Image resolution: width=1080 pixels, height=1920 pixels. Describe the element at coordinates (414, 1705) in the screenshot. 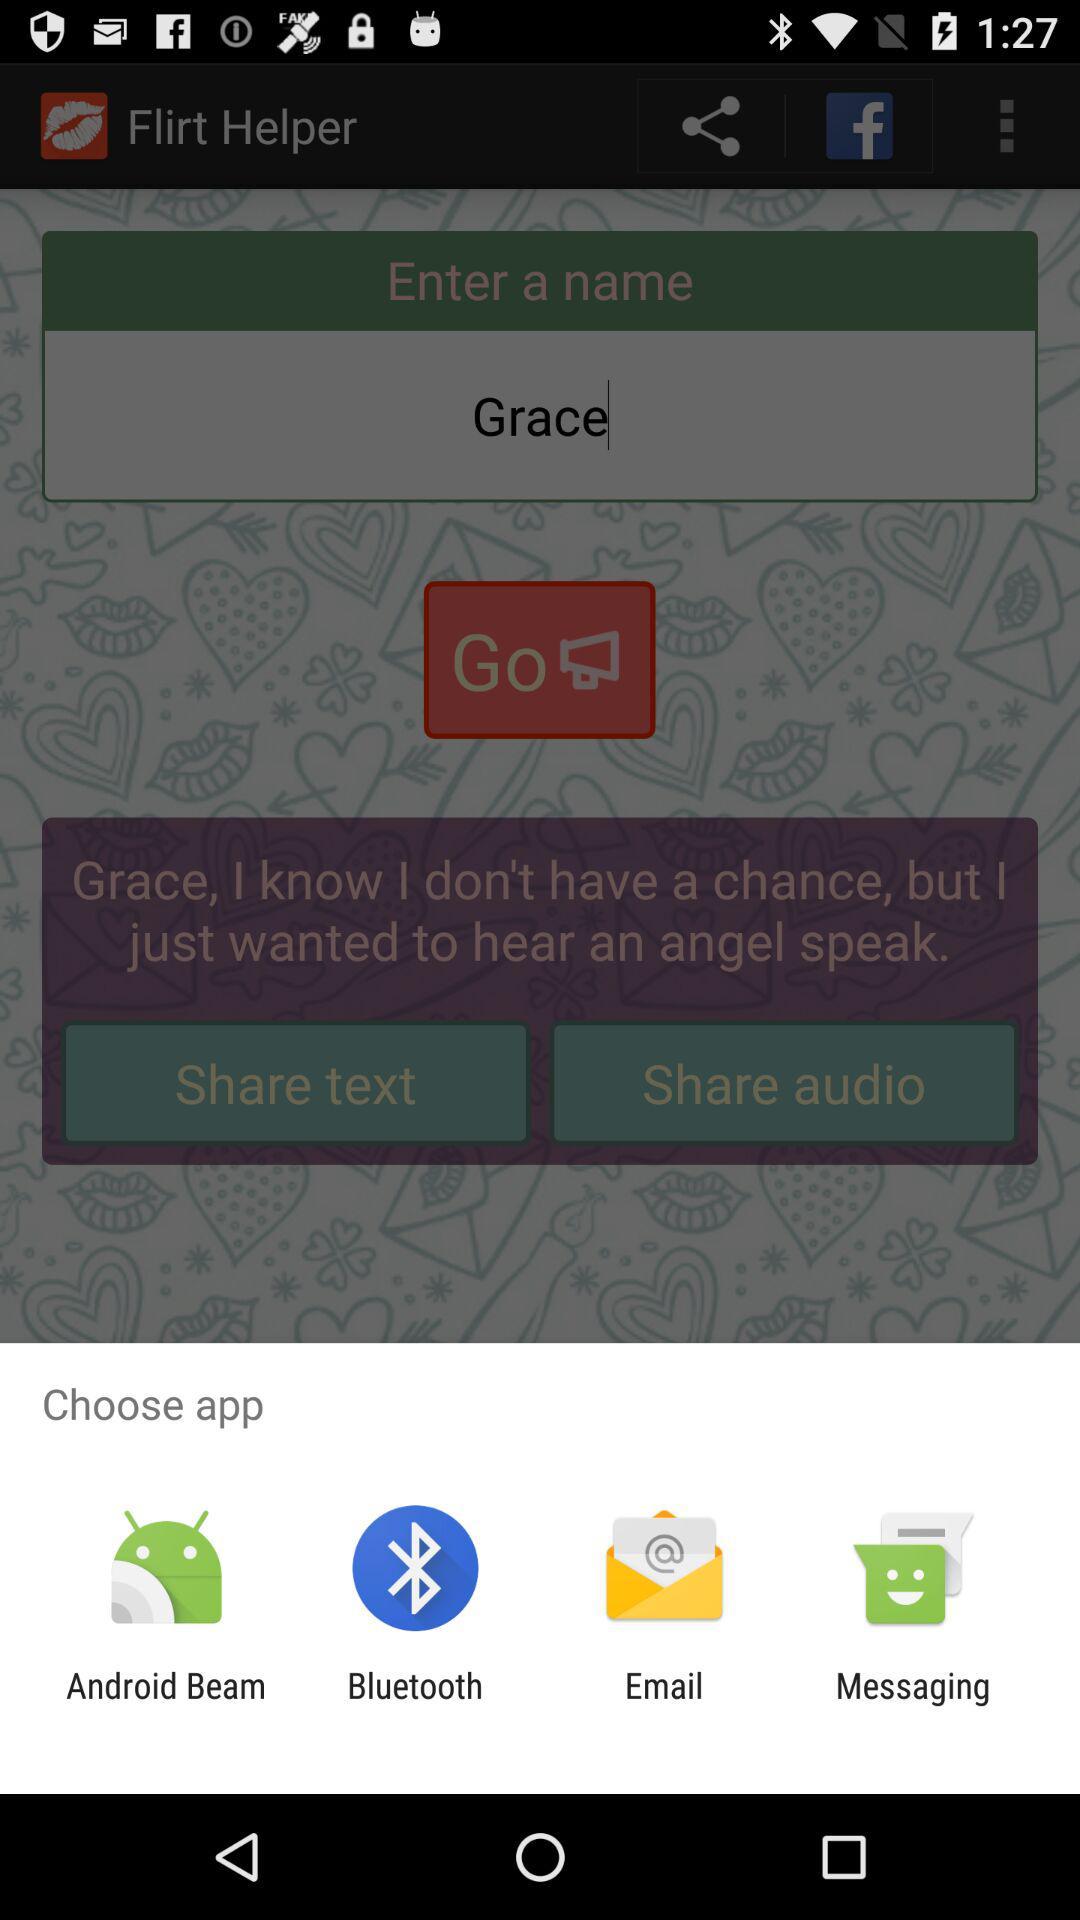

I see `the app next to email` at that location.